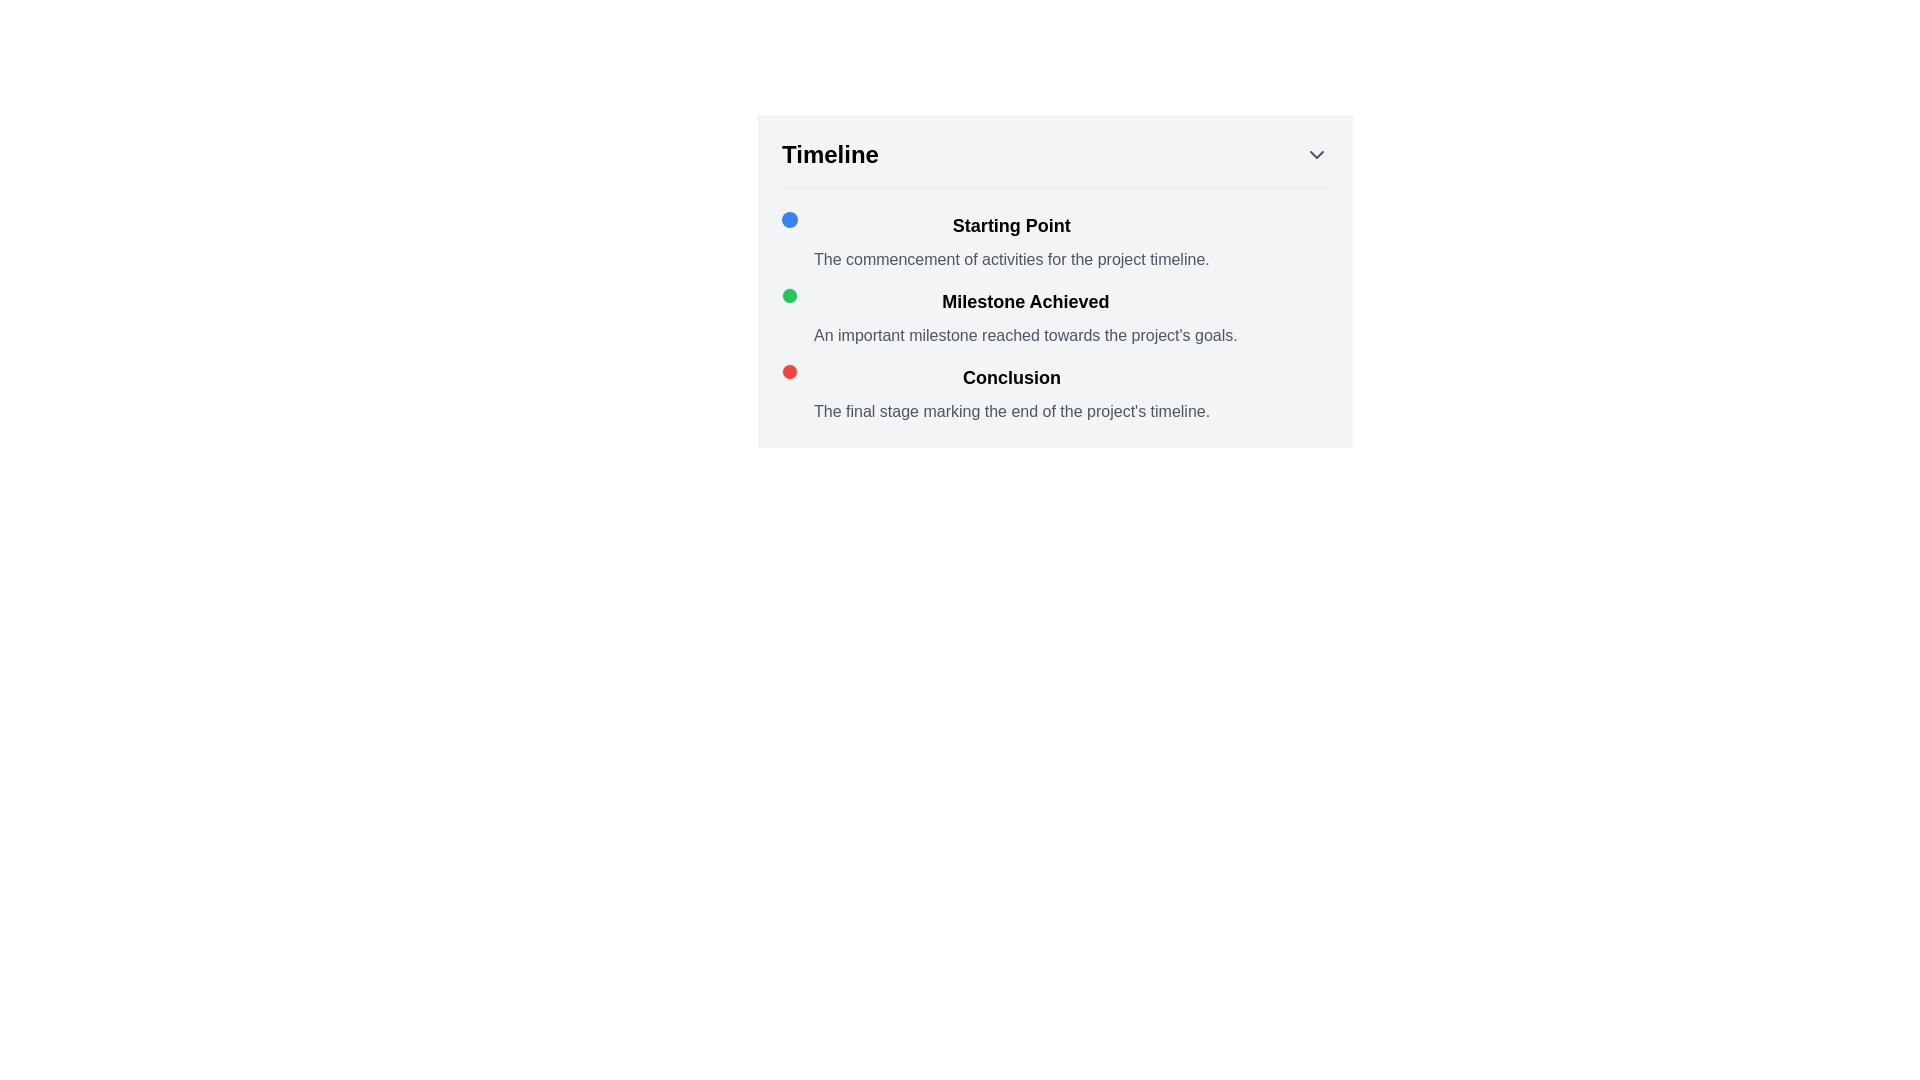 This screenshot has height=1080, width=1920. I want to click on text from the 'Milestone Achieved' label, which is prominently displayed in a bold font within the timeline interface, so click(1025, 301).